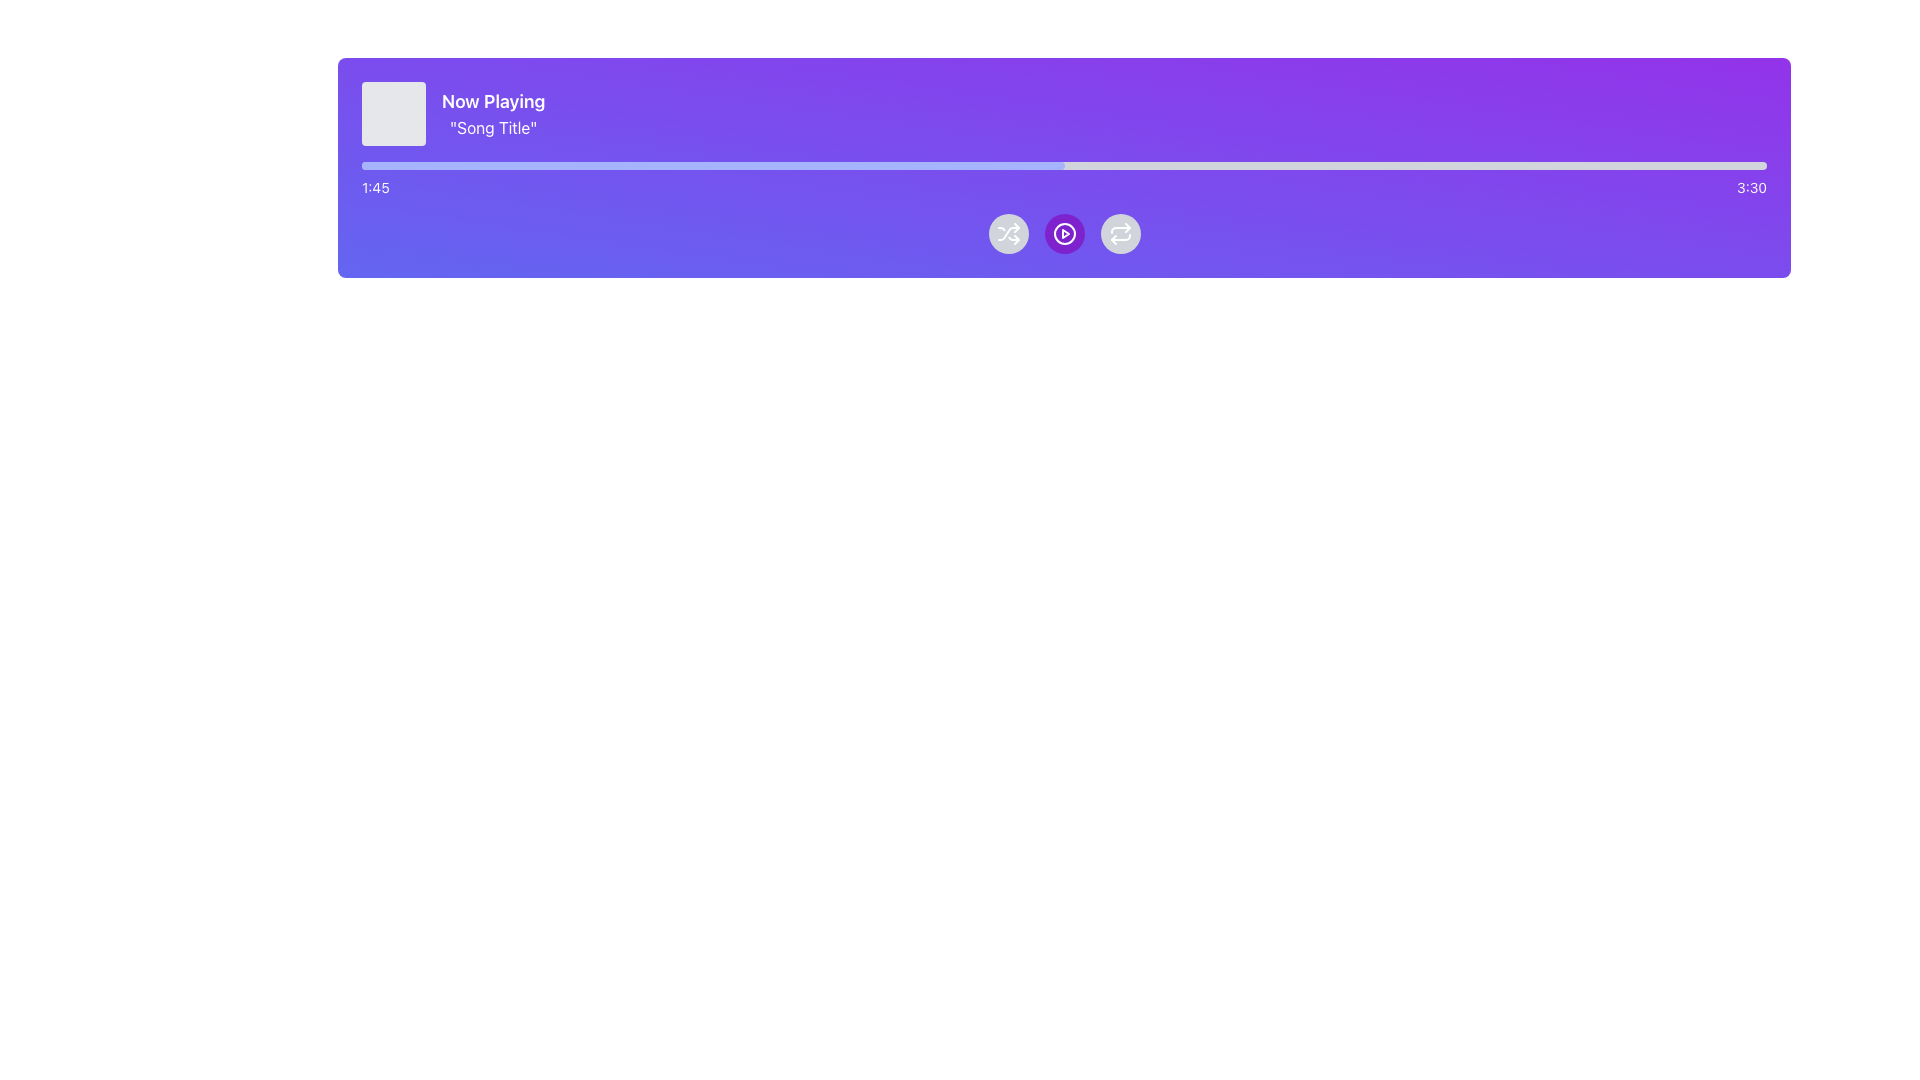 This screenshot has width=1920, height=1080. What do you see at coordinates (1230, 164) in the screenshot?
I see `the slider` at bounding box center [1230, 164].